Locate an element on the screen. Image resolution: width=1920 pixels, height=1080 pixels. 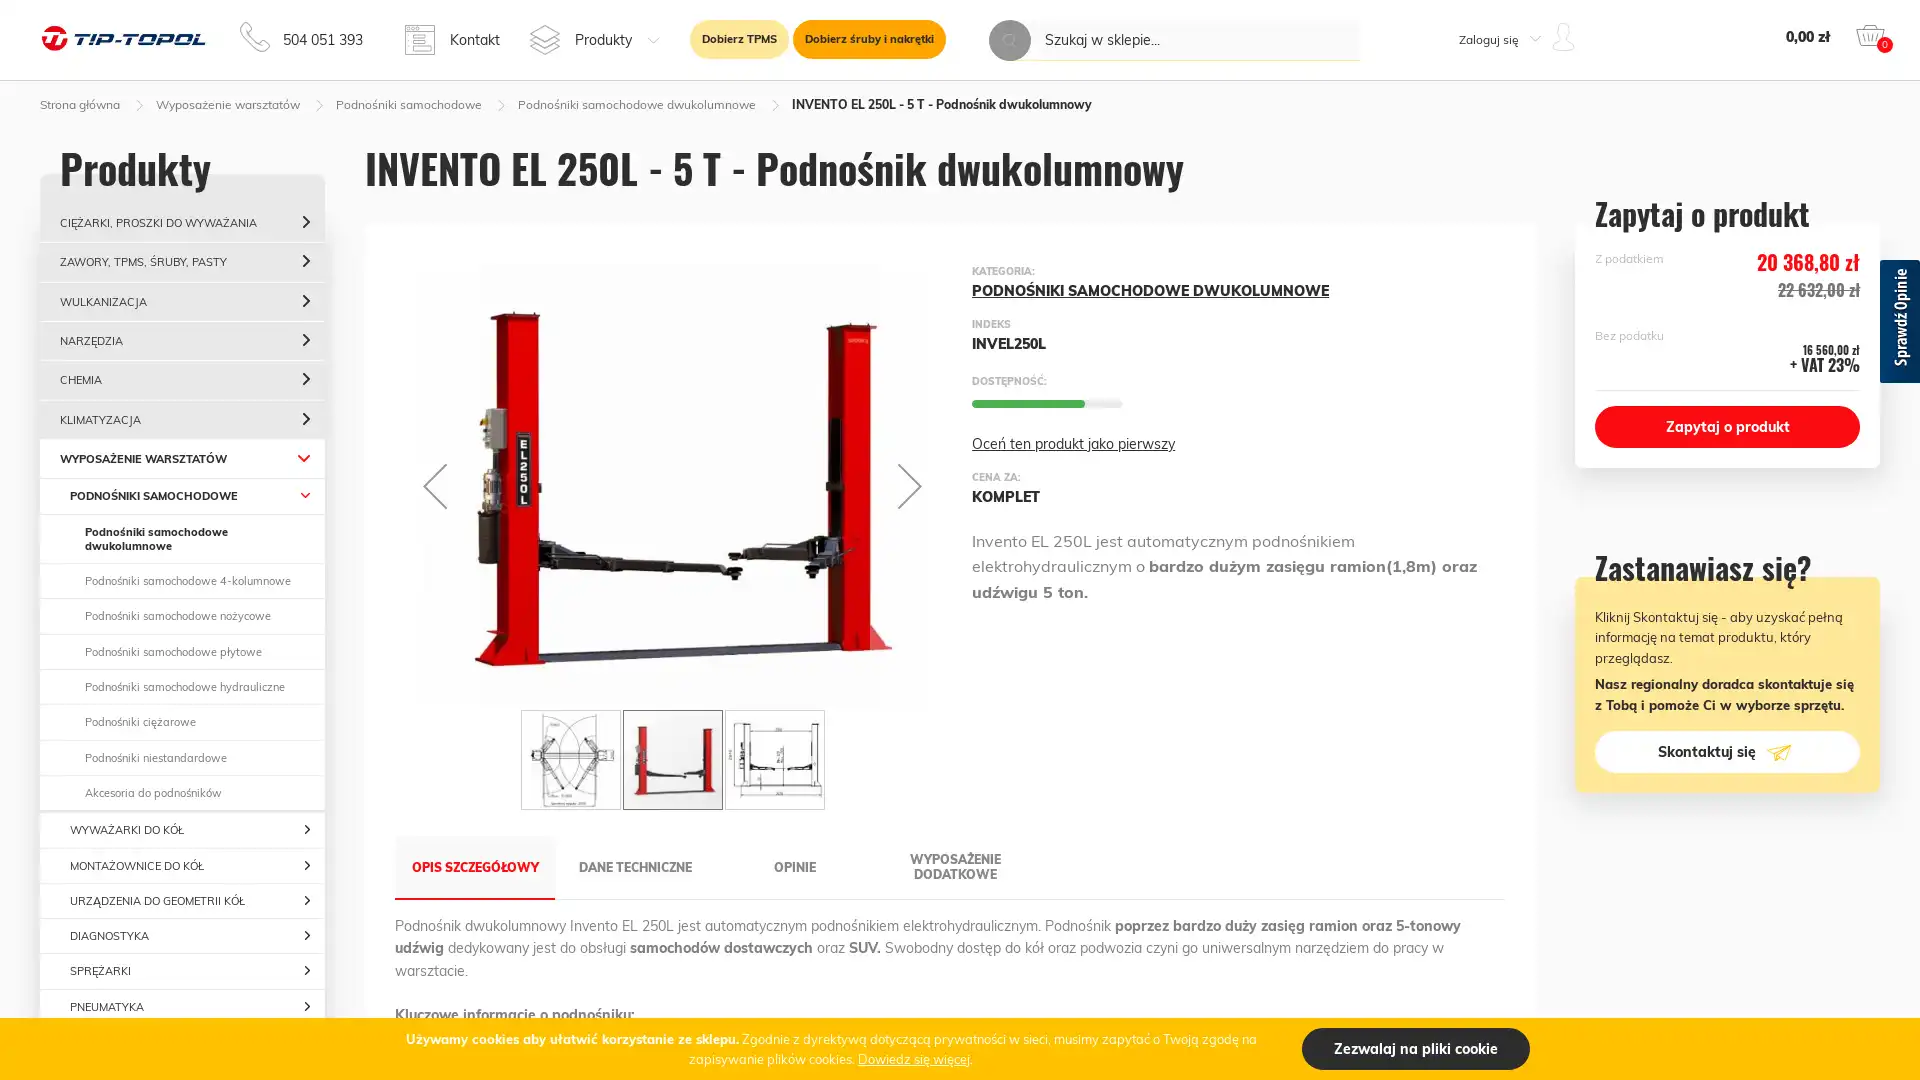
Next is located at coordinates (934, 759).